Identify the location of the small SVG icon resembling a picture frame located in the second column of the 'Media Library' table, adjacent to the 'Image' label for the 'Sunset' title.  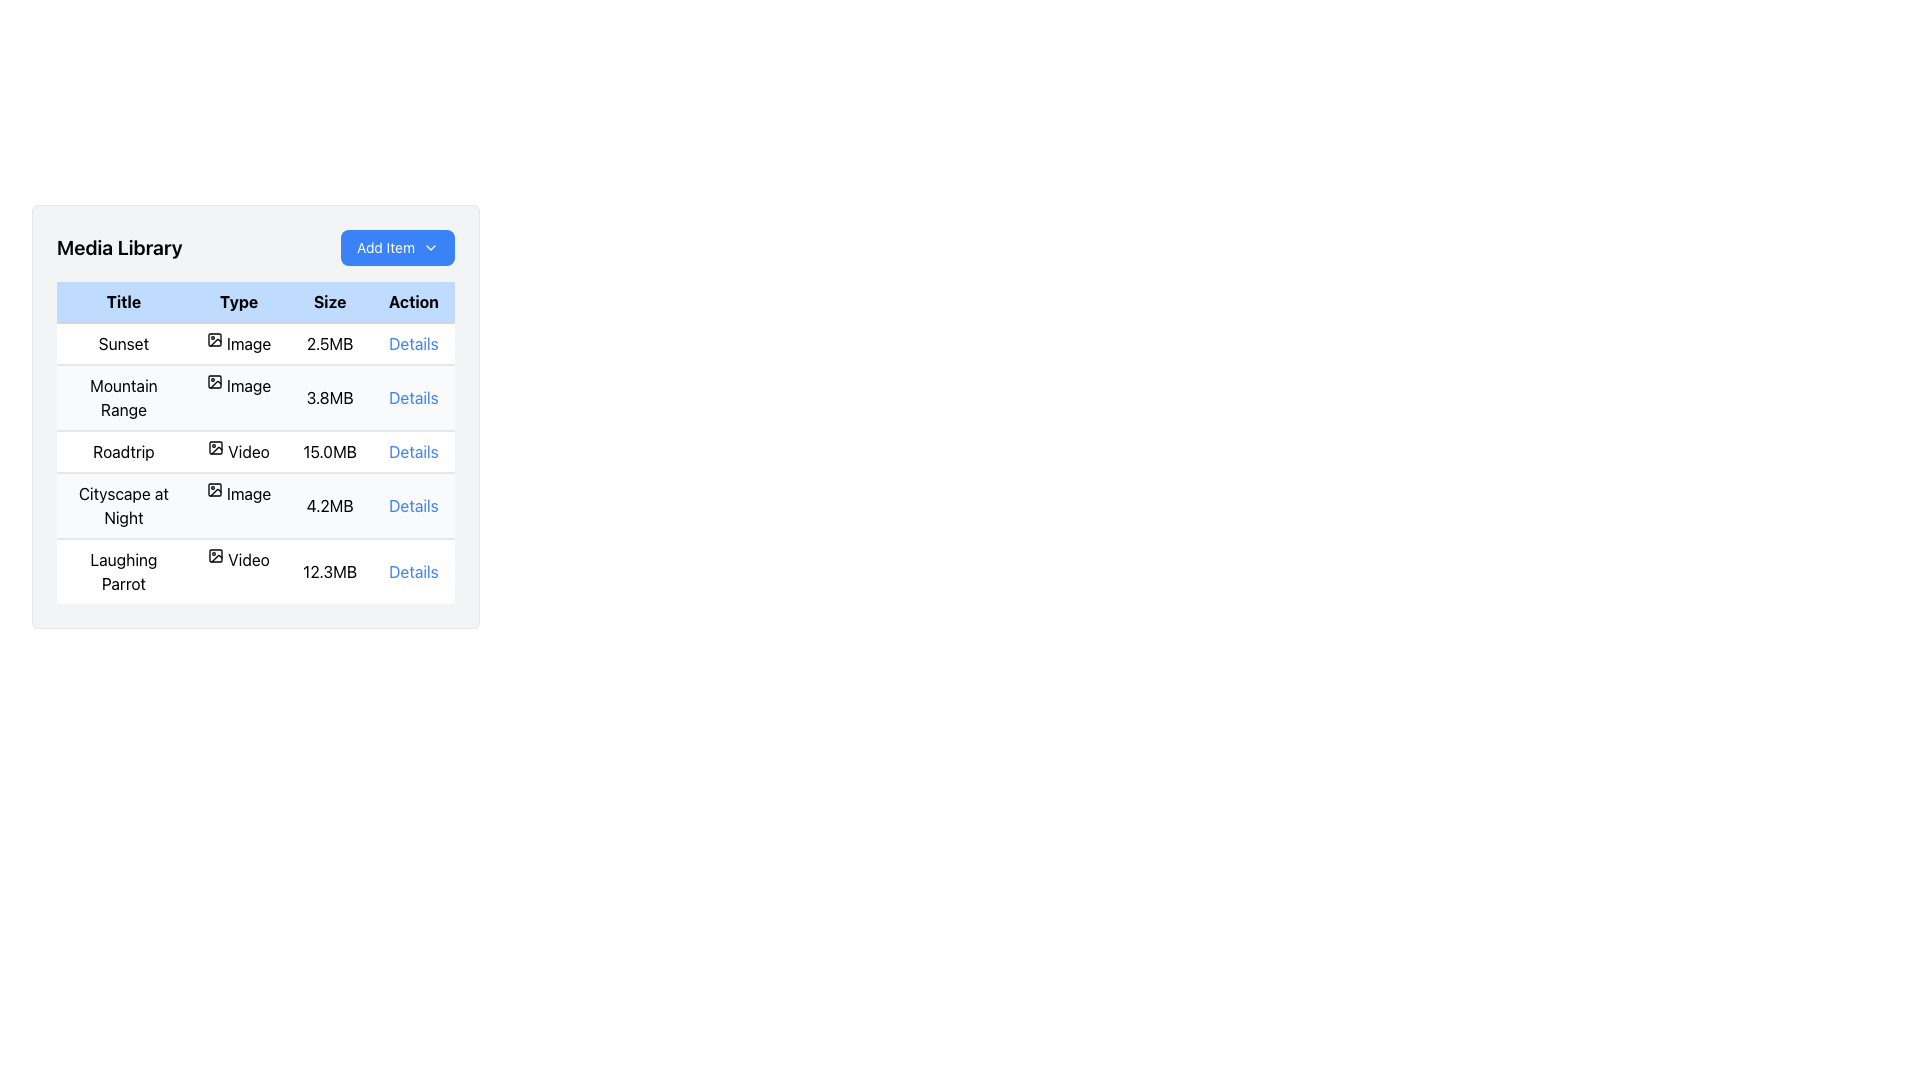
(214, 338).